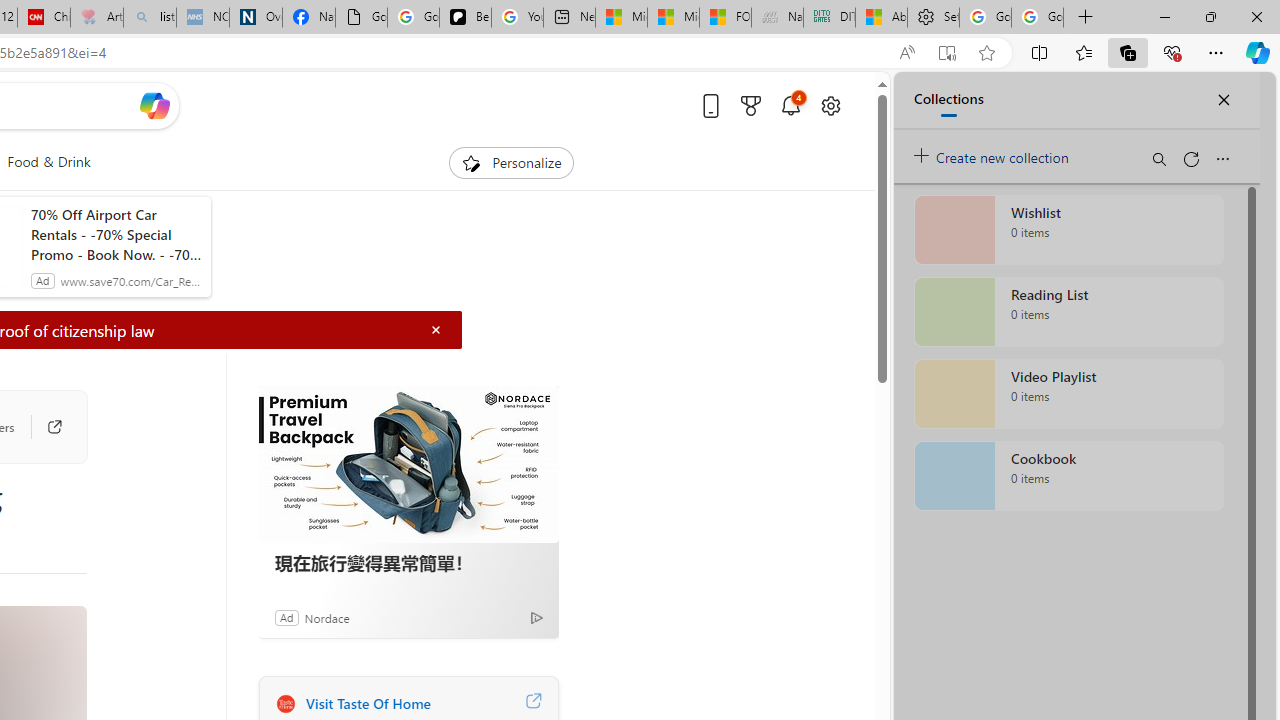 This screenshot has width=1280, height=720. Describe the element at coordinates (945, 52) in the screenshot. I see `'Enter Immersive Reader (F9)'` at that location.